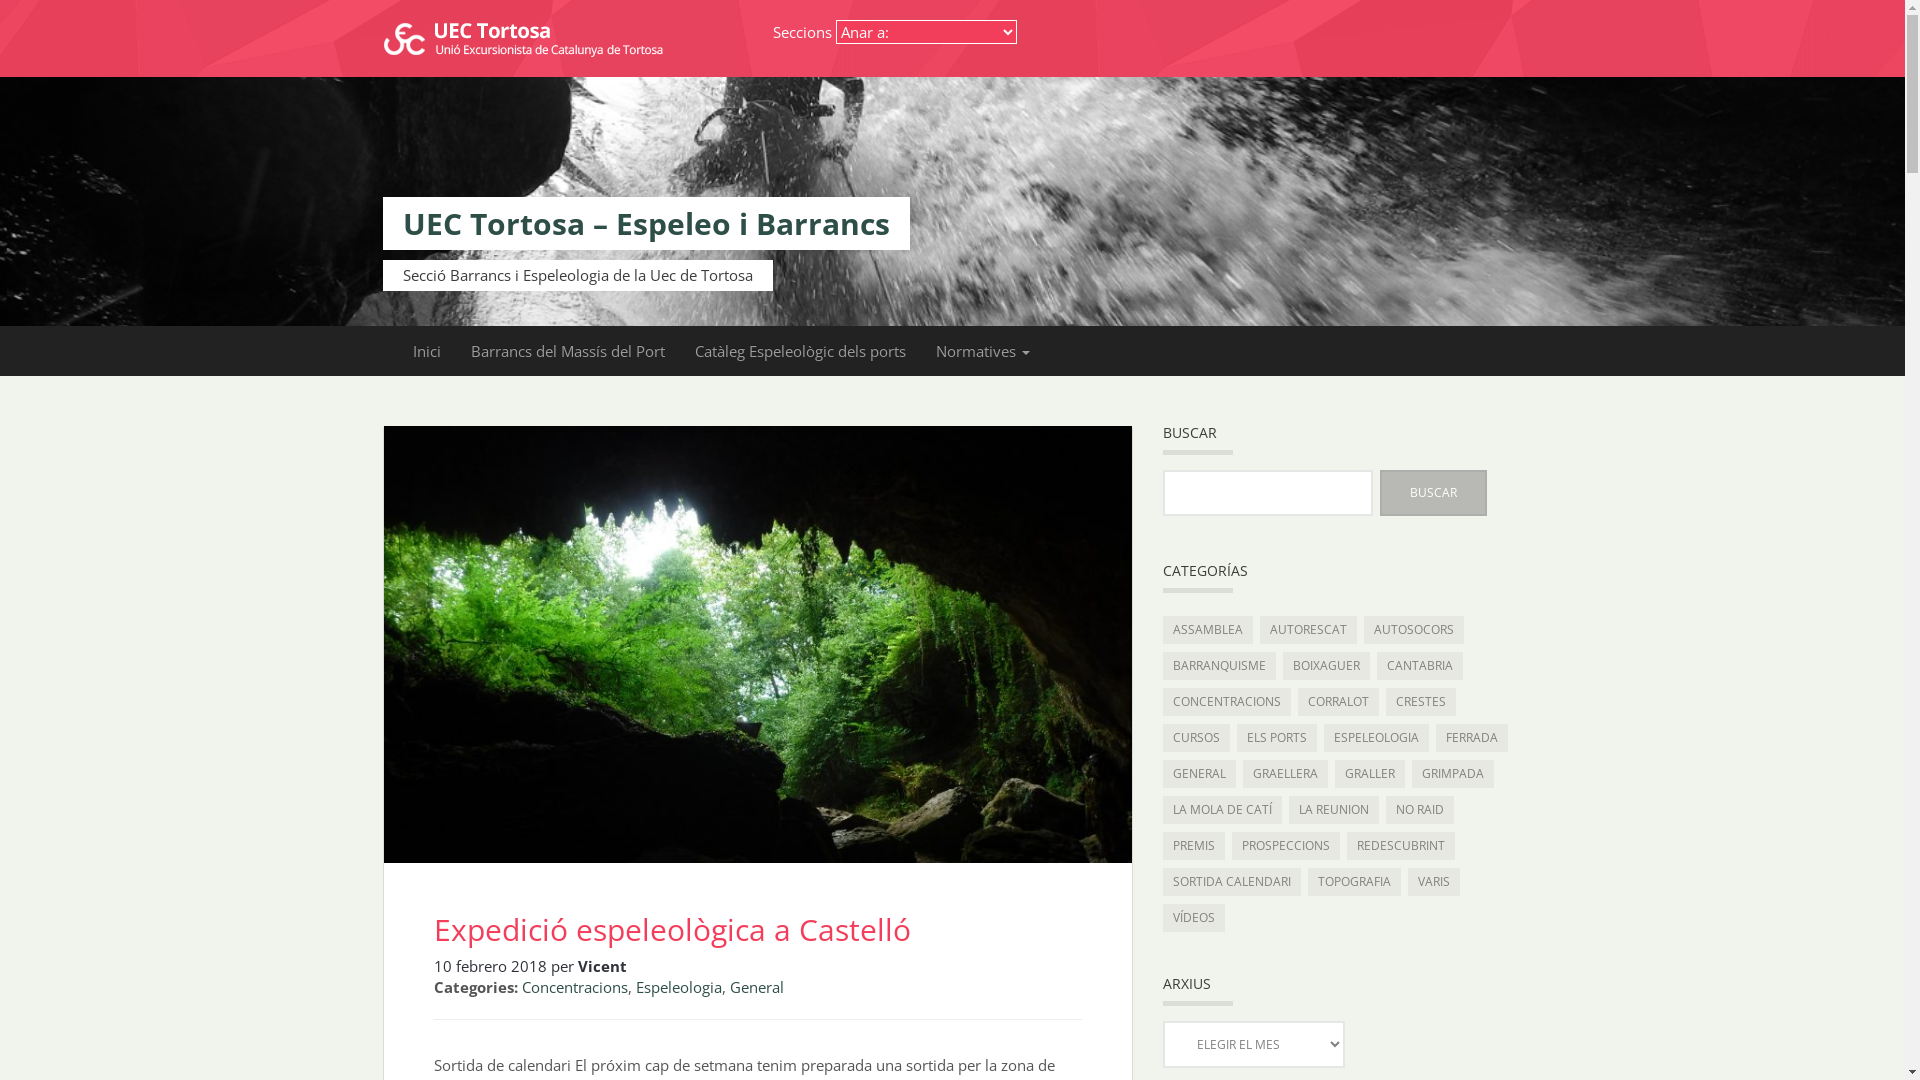 The image size is (1920, 1080). I want to click on 'CONCENTRACIONS', so click(1224, 701).